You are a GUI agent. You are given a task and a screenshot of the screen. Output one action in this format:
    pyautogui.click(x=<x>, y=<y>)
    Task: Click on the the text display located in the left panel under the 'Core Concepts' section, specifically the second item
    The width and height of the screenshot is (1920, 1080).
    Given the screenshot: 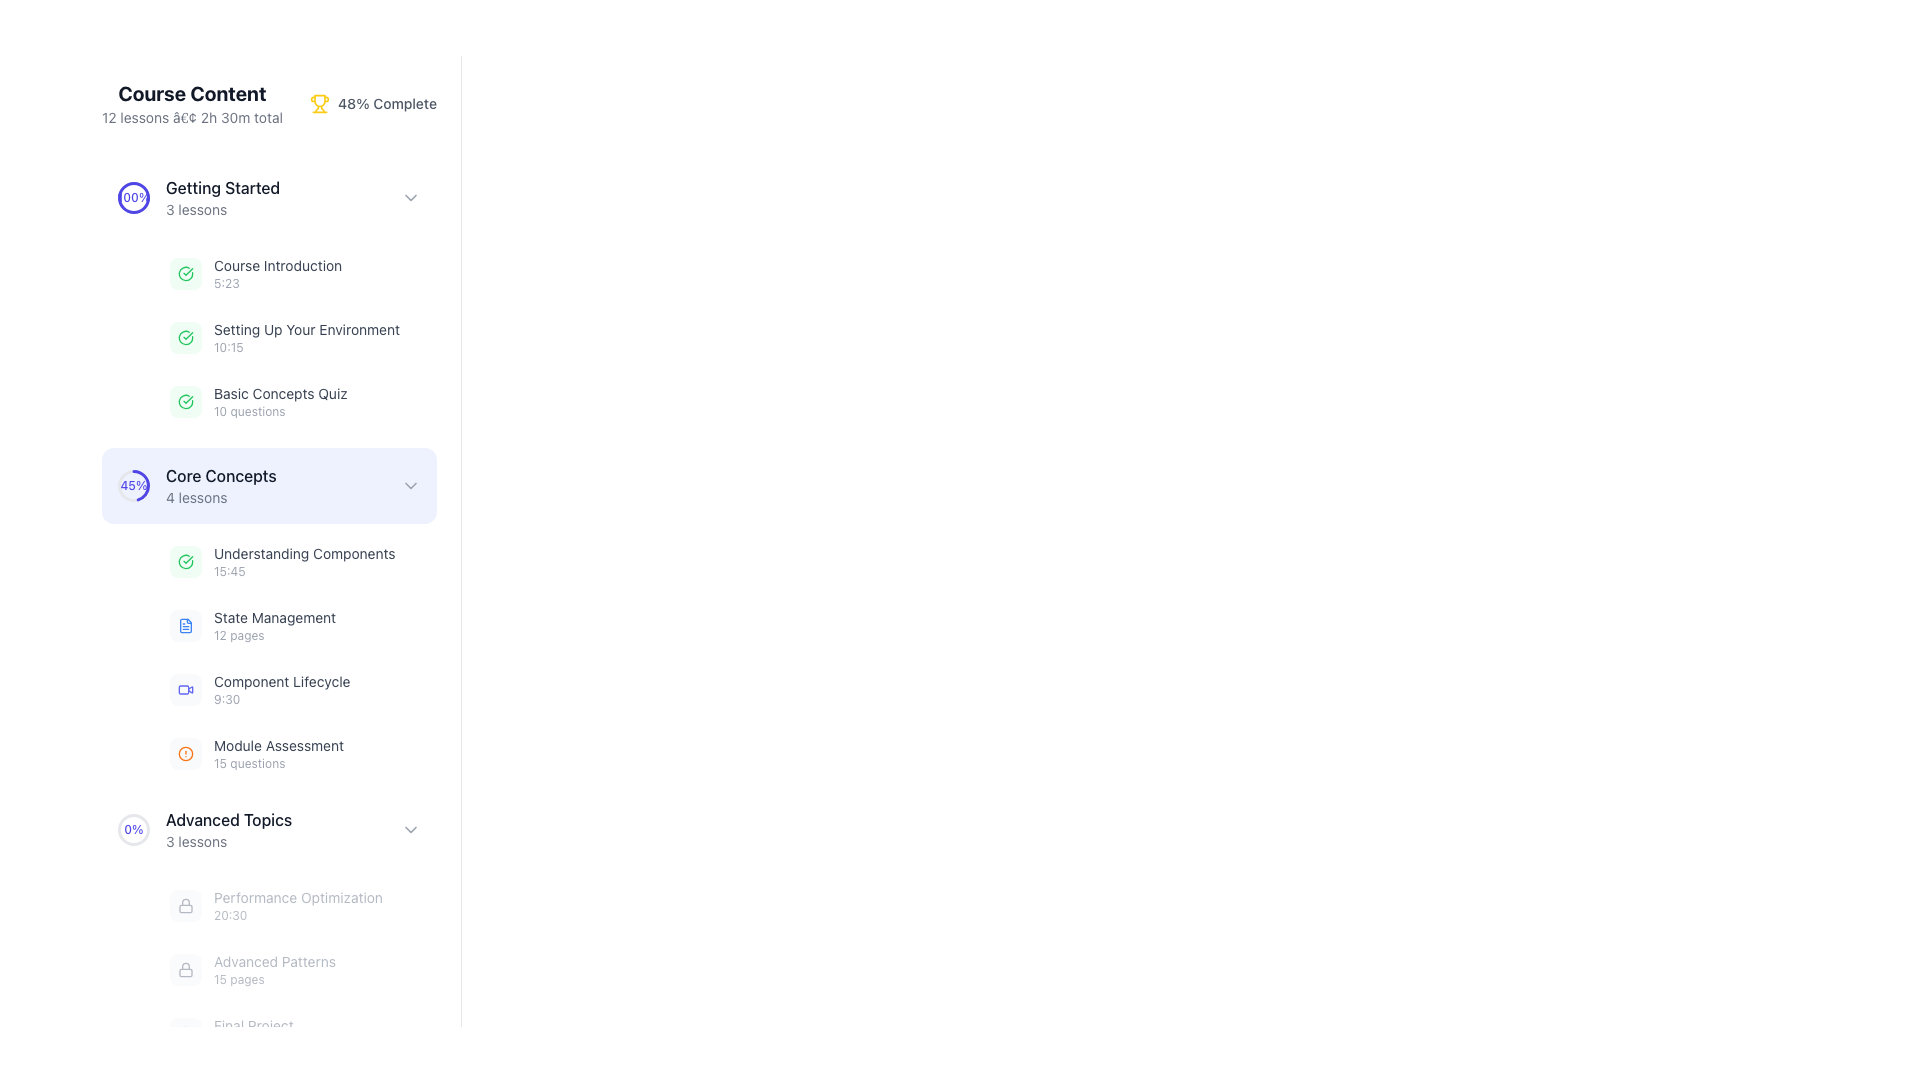 What is the action you would take?
    pyautogui.click(x=273, y=624)
    